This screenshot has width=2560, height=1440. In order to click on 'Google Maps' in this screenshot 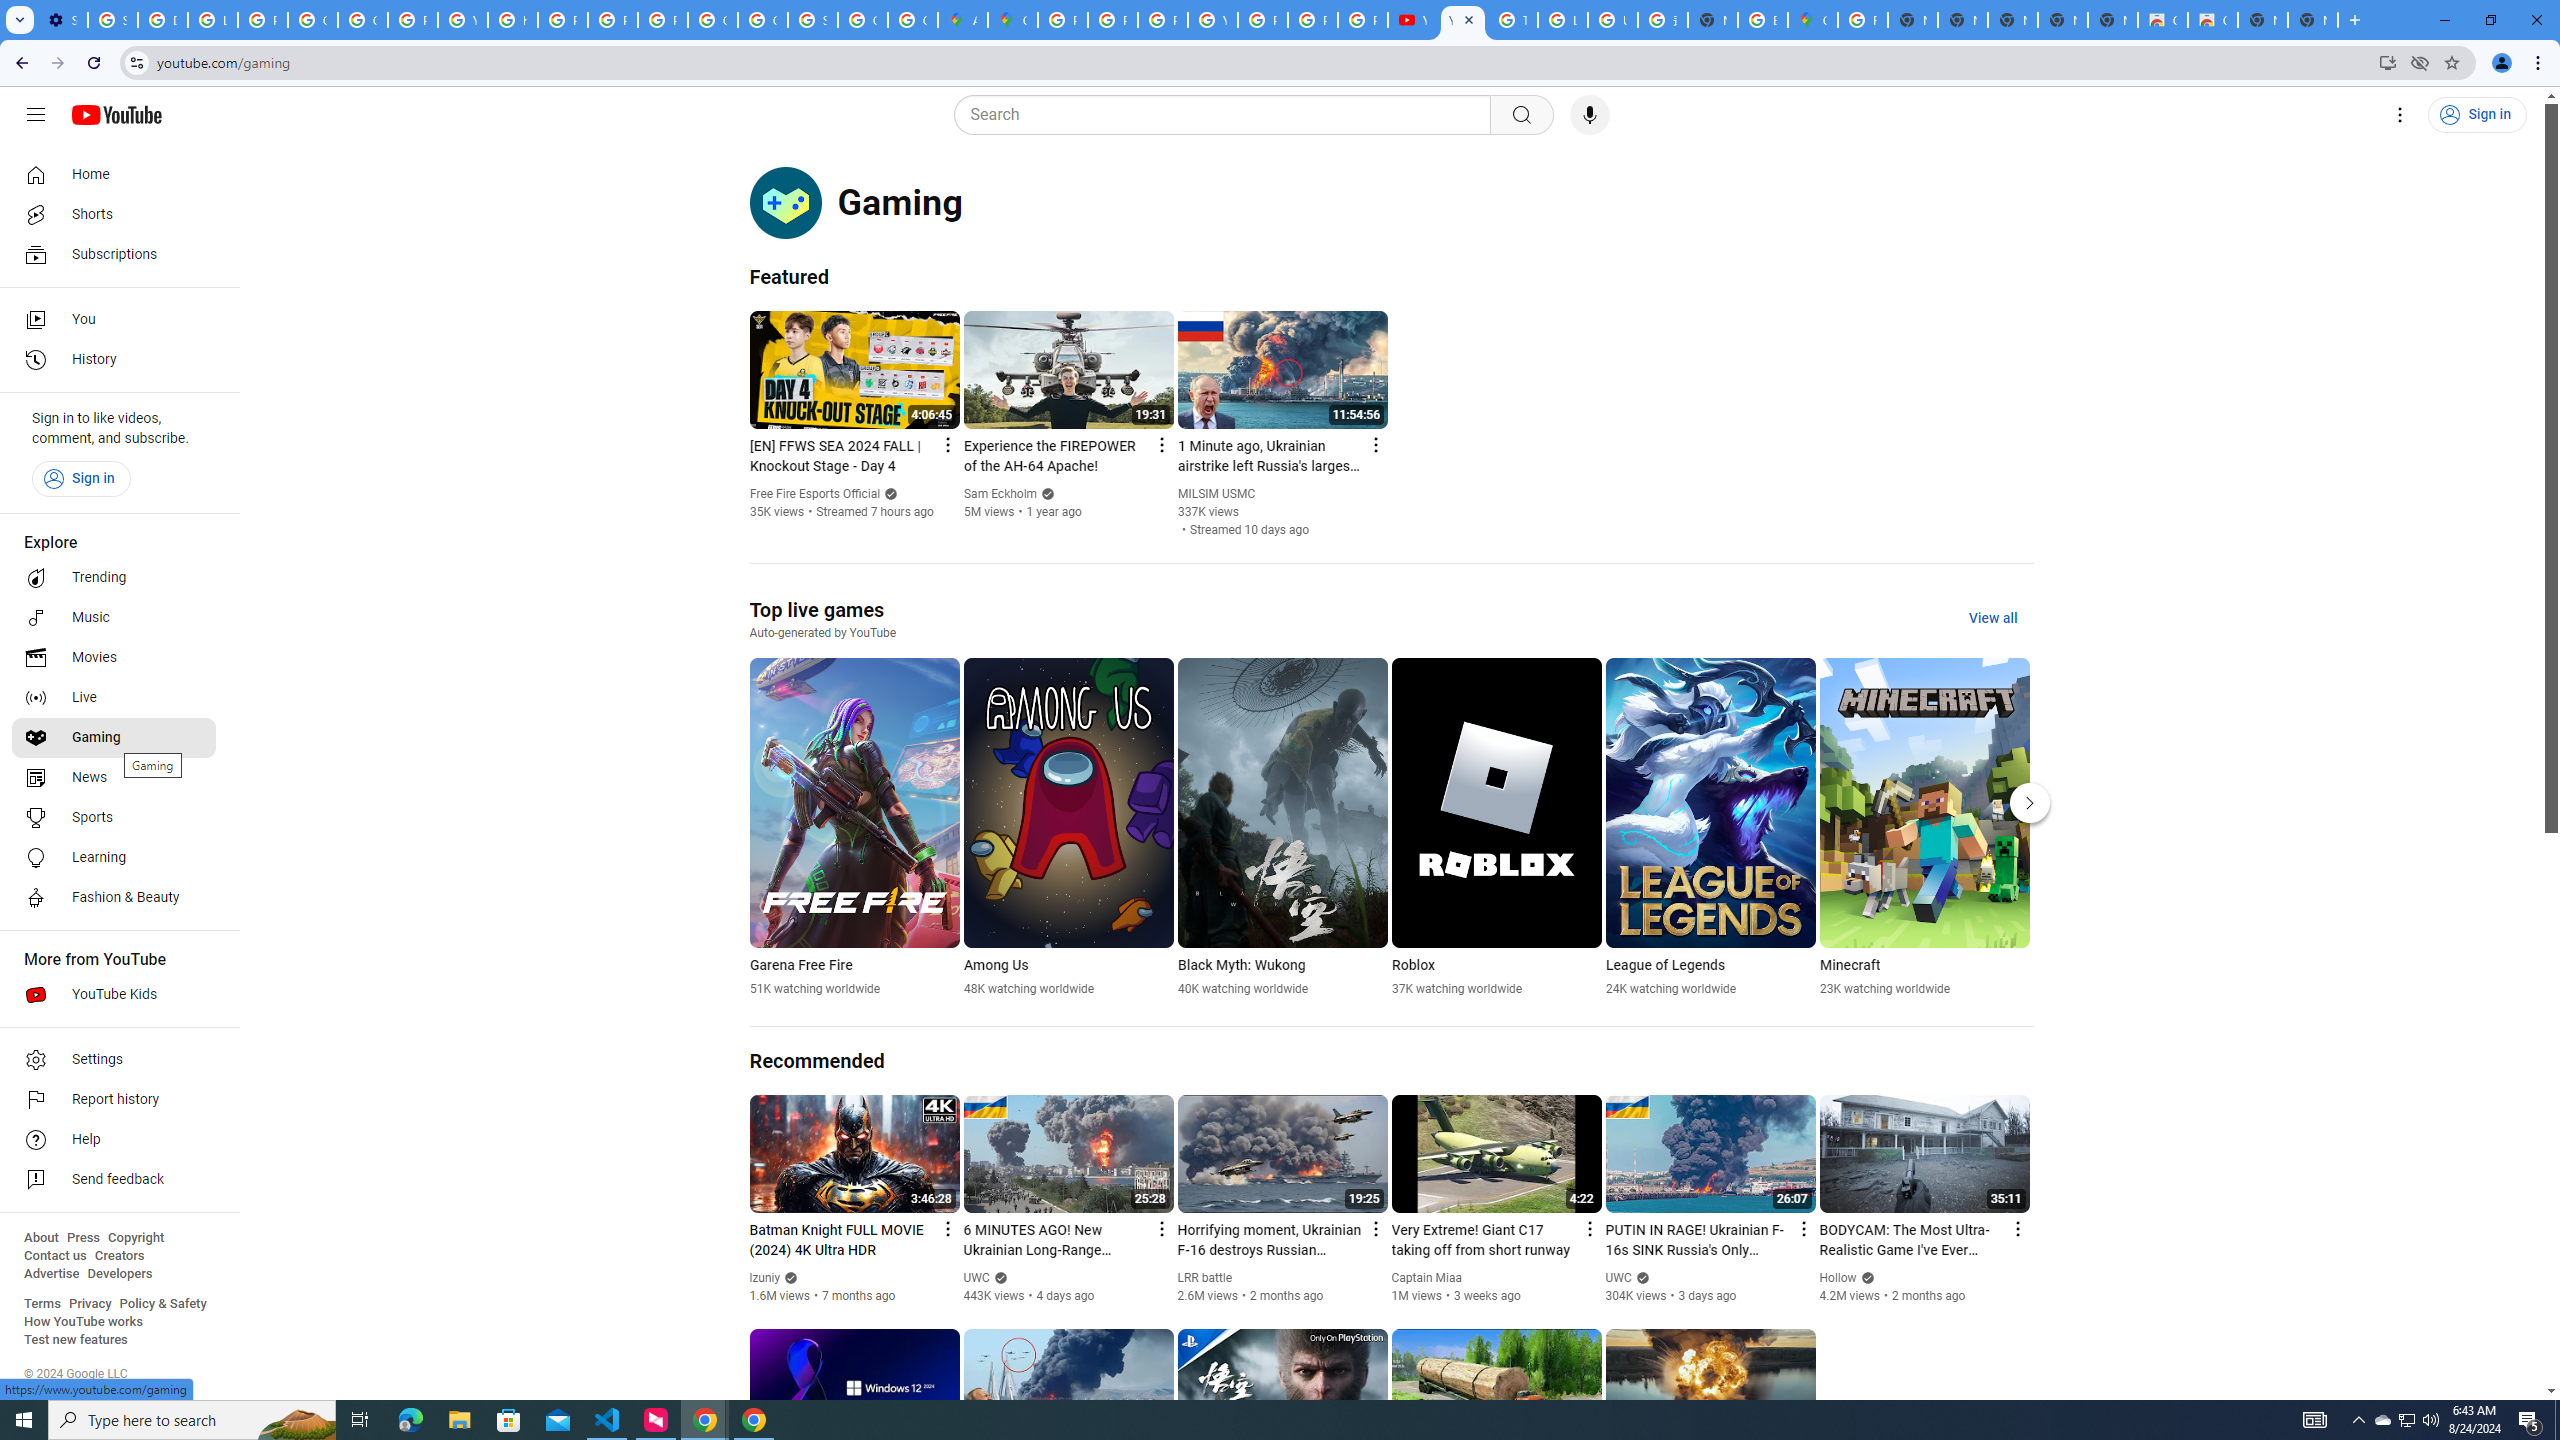, I will do `click(1811, 19)`.